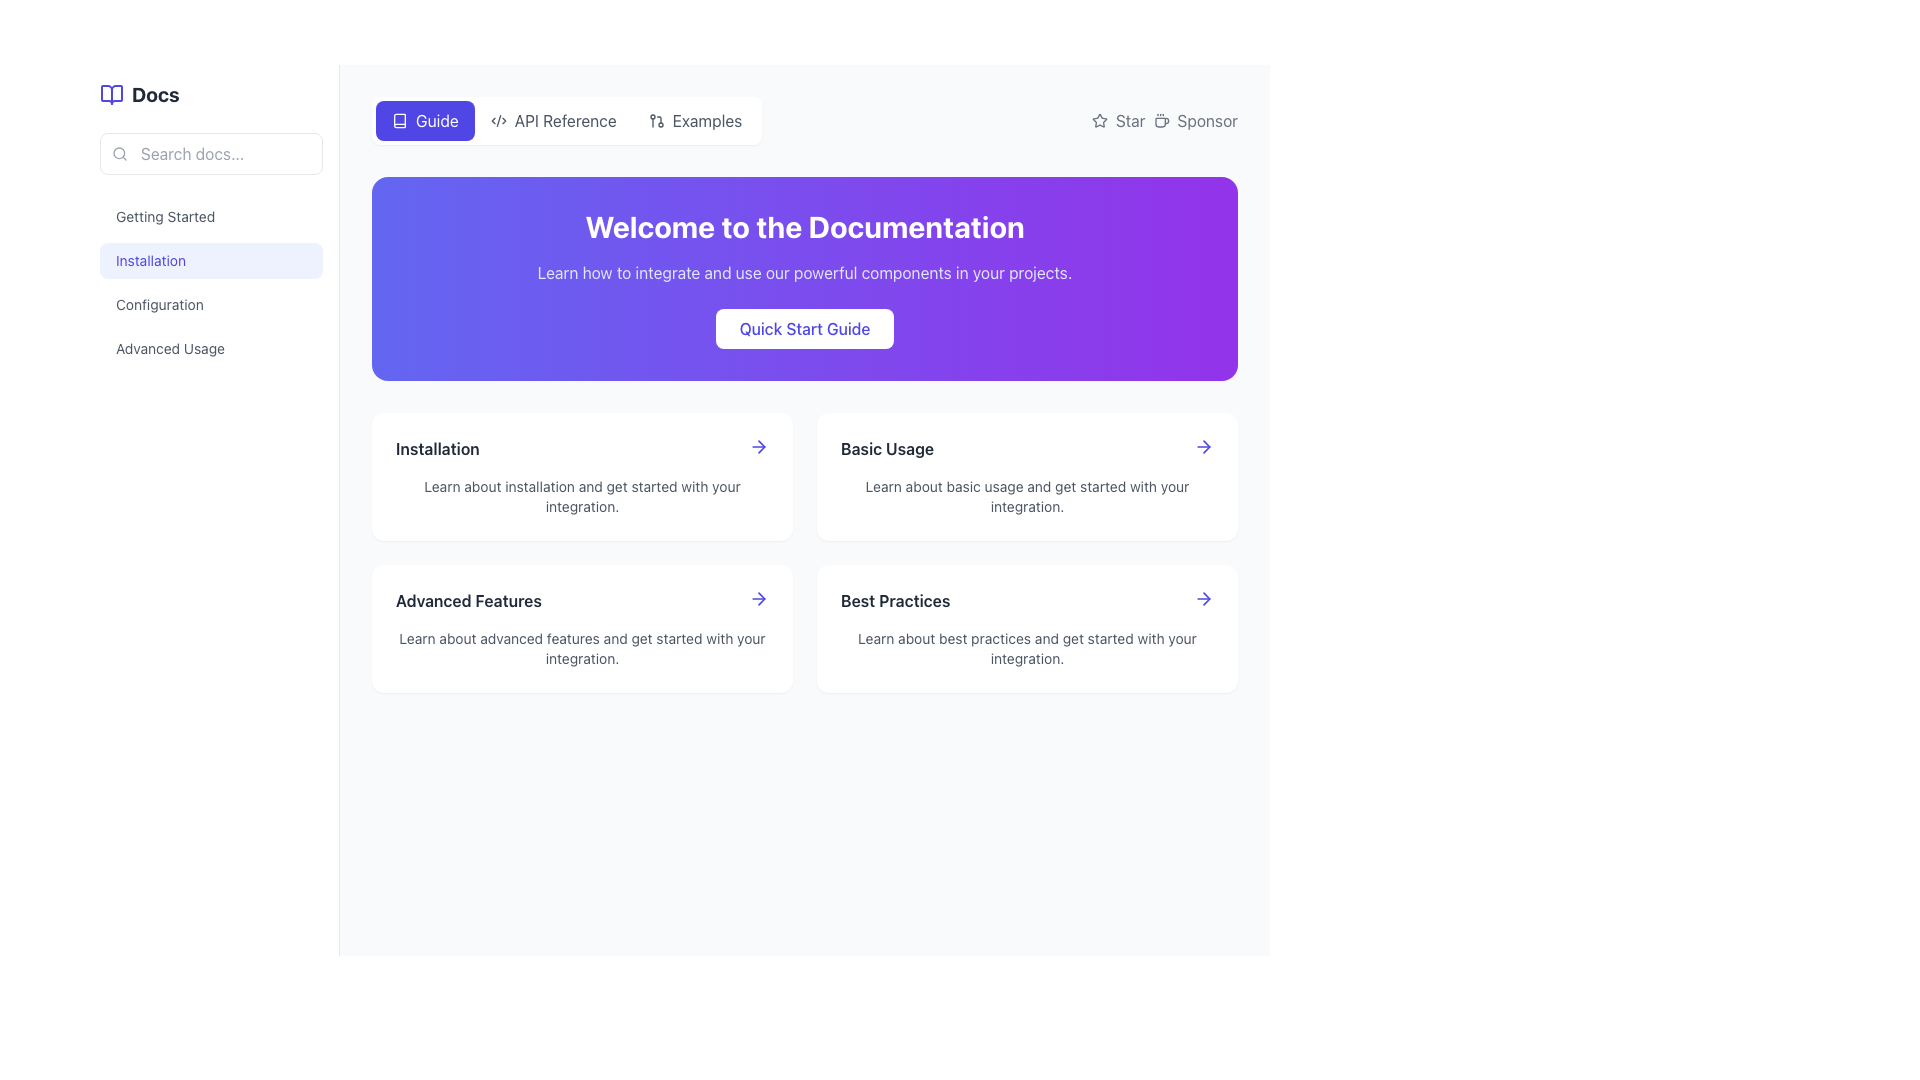  I want to click on the Banner with the call-to-action button labeled 'Quick Start Guide', so click(805, 278).